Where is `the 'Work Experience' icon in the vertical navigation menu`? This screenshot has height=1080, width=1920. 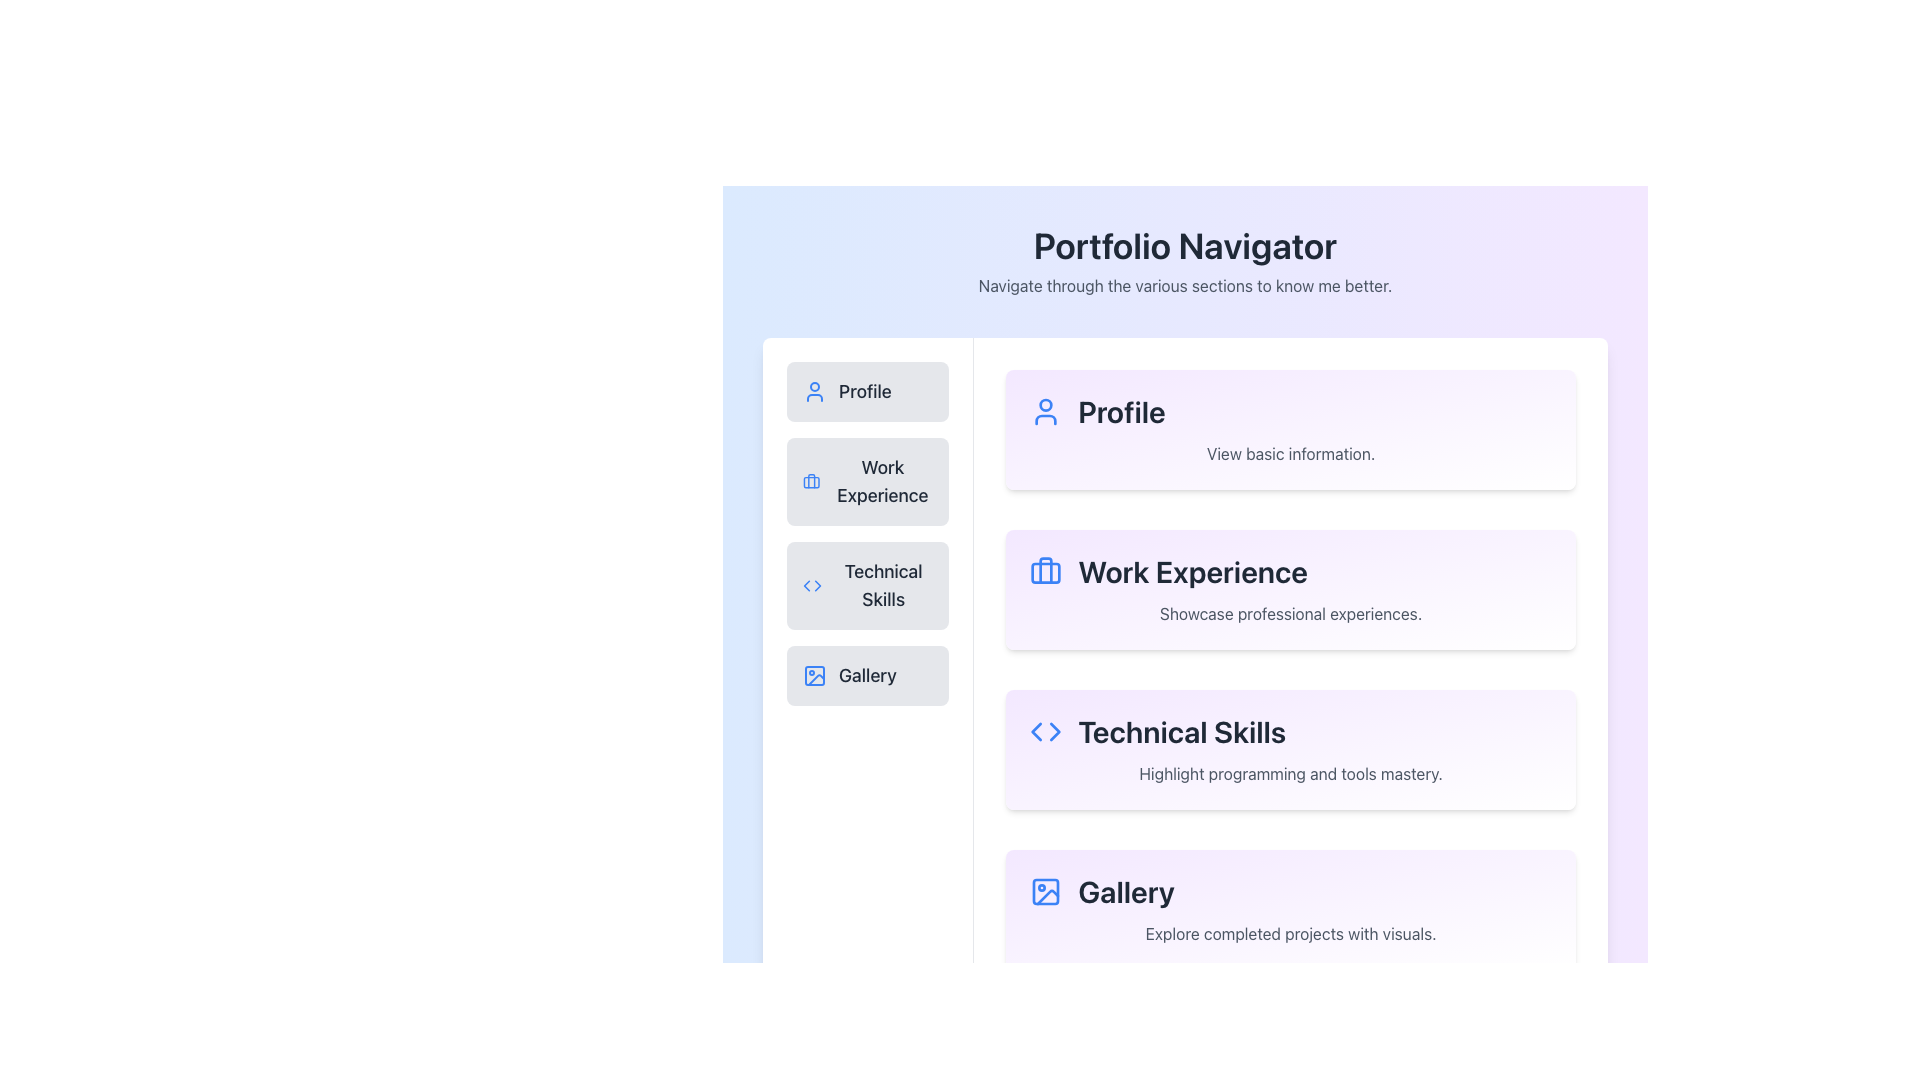
the 'Work Experience' icon in the vertical navigation menu is located at coordinates (811, 482).